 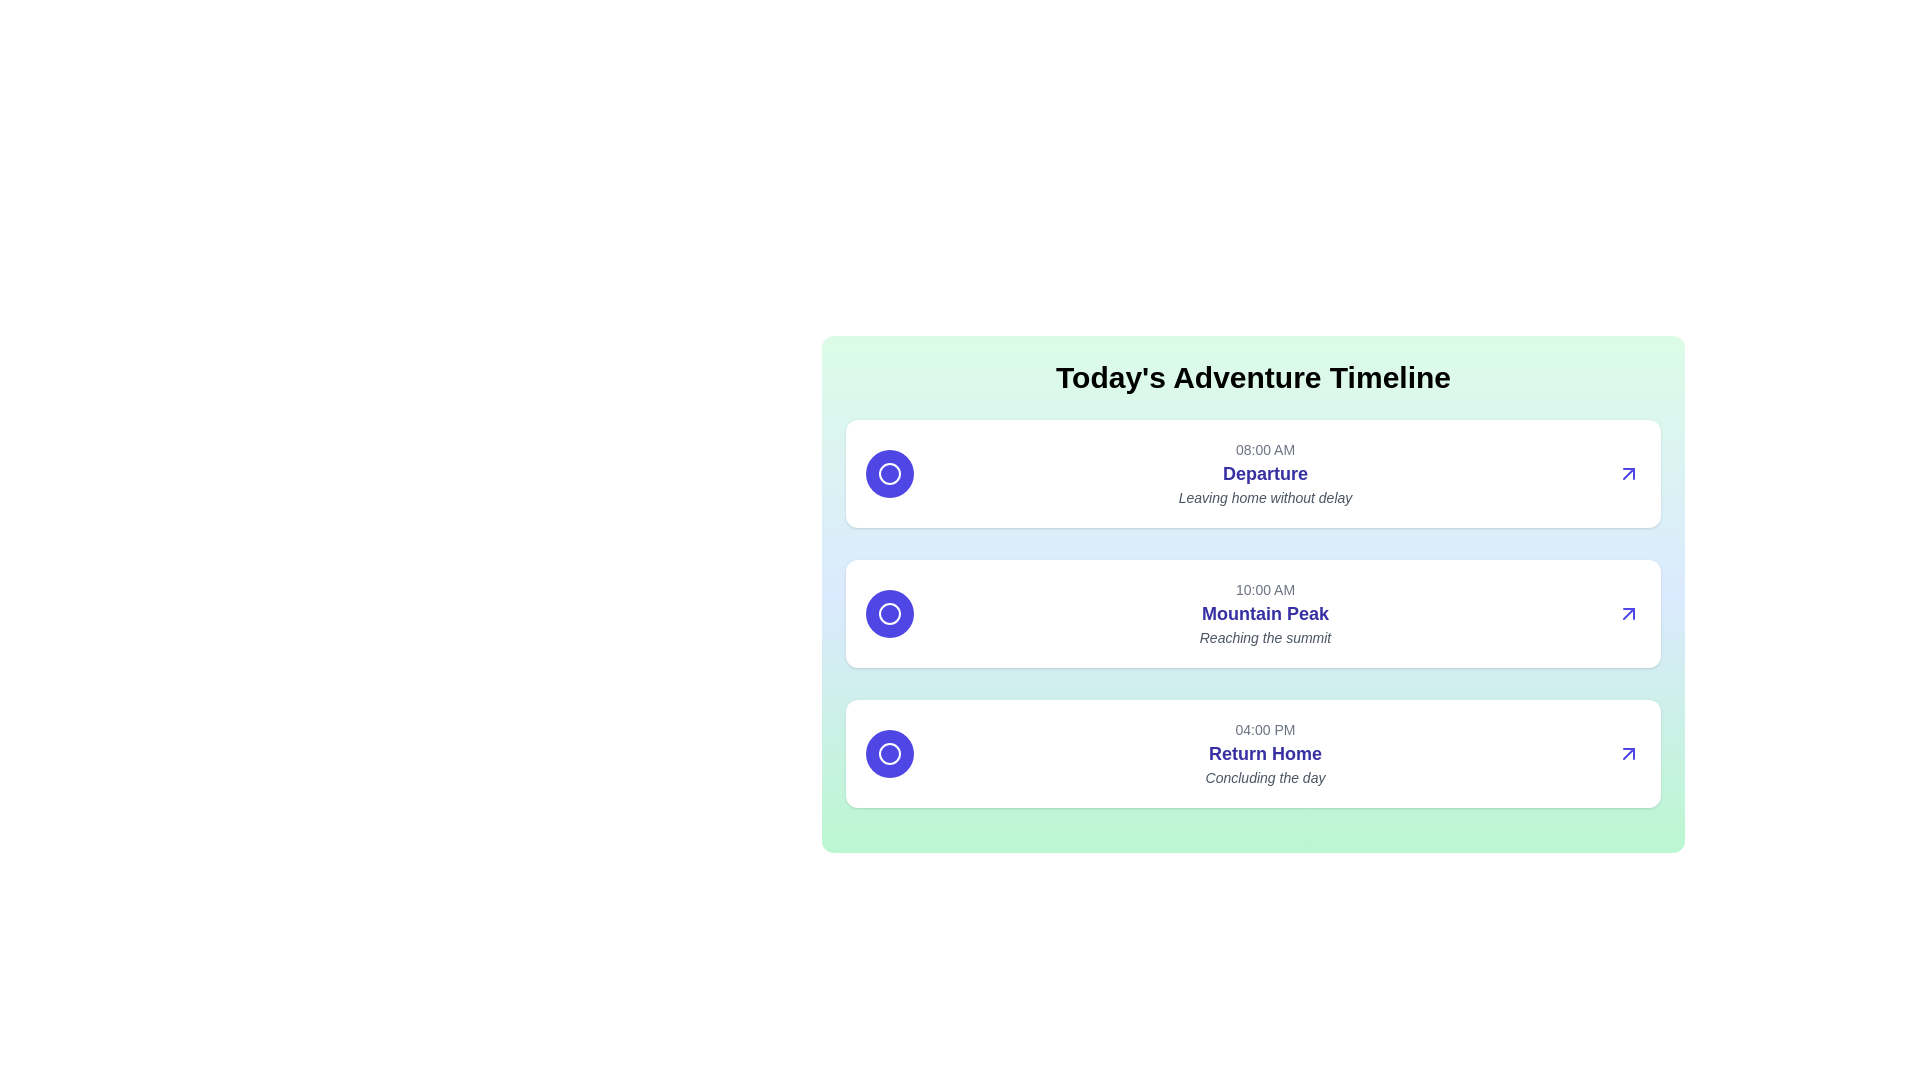 I want to click on the second circular icon with a white outline and blue fill, located to the left of the timeline items in a vertically arranged list, so click(x=888, y=612).